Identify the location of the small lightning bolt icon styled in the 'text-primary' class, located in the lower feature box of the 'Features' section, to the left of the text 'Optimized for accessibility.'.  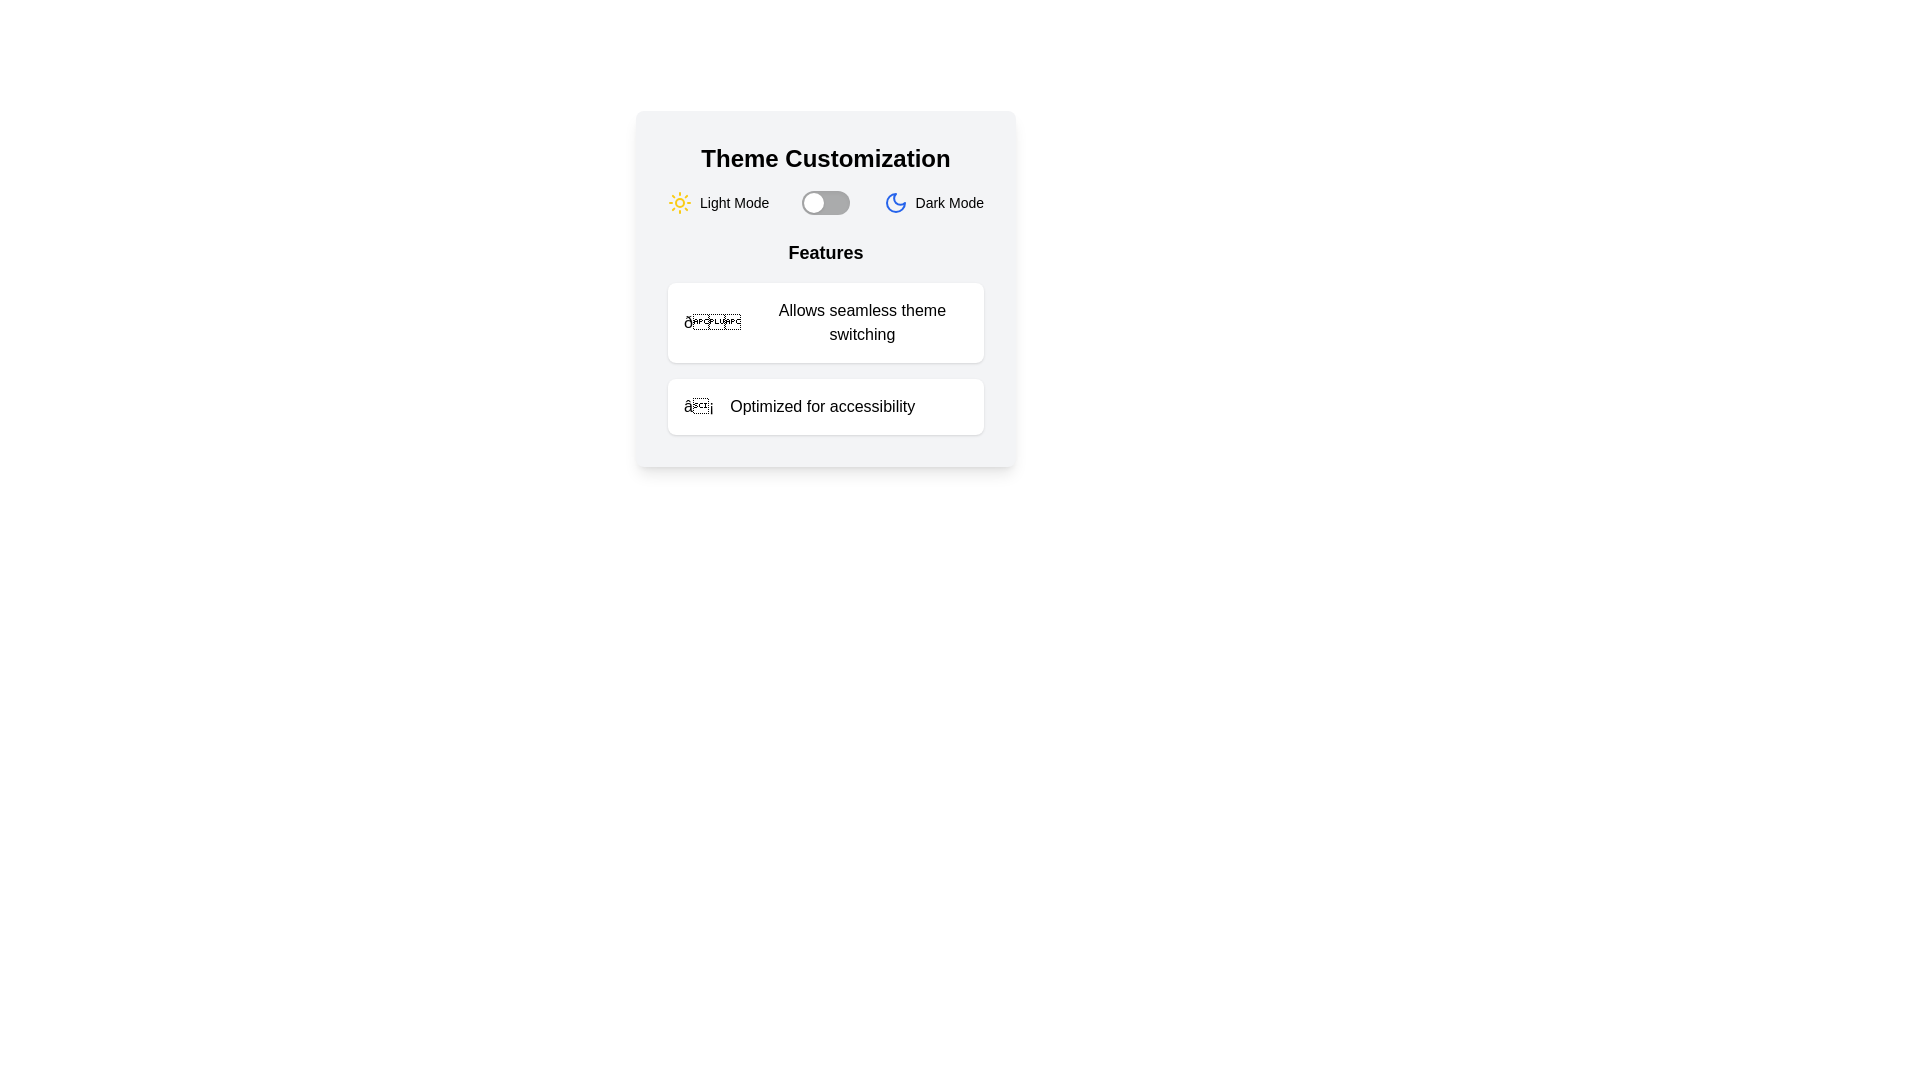
(699, 406).